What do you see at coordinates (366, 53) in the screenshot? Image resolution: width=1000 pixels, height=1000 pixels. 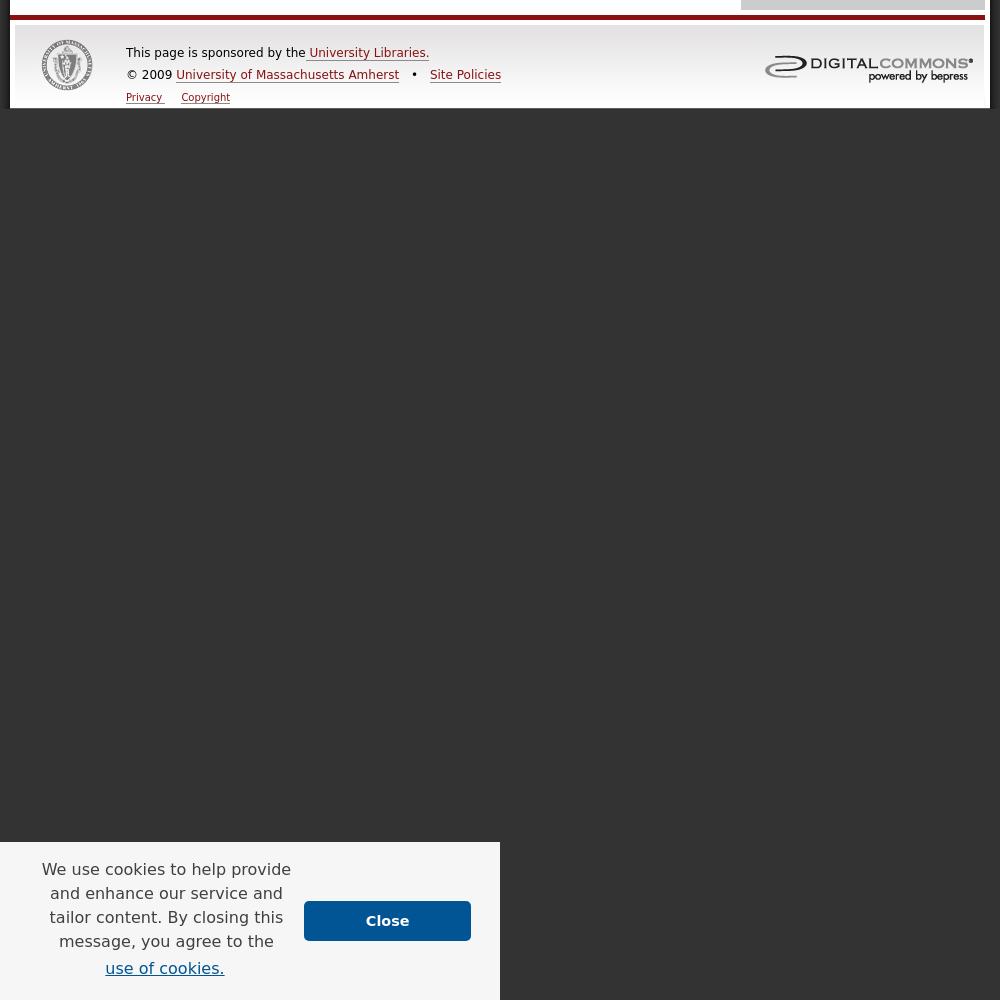 I see `'University Libraries.'` at bounding box center [366, 53].